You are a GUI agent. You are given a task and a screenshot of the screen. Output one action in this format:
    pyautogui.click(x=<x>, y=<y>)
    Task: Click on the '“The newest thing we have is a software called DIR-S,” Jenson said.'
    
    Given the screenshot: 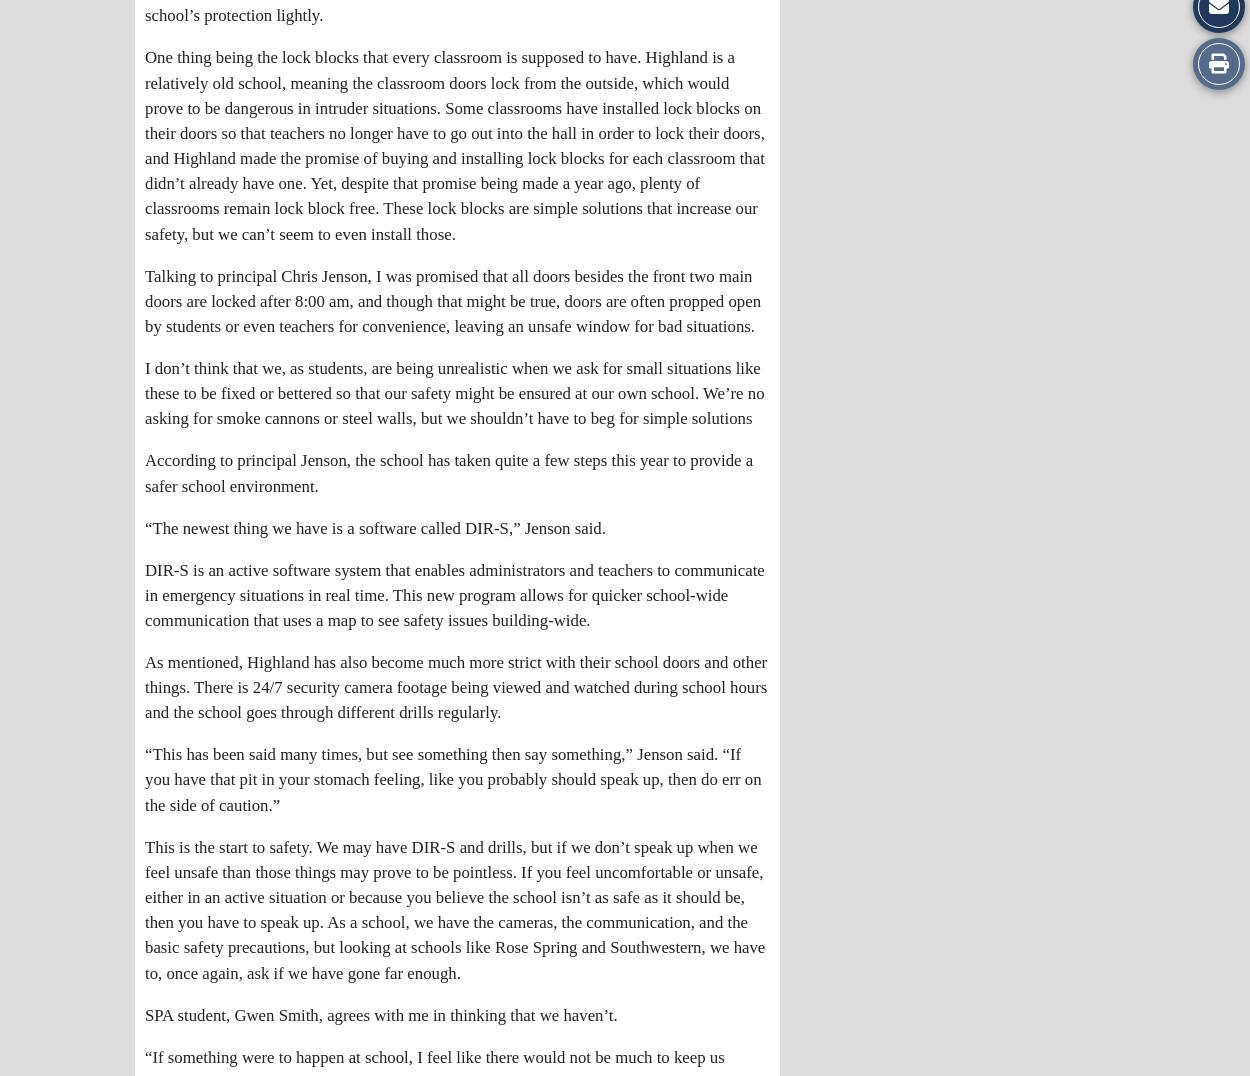 What is the action you would take?
    pyautogui.click(x=145, y=527)
    